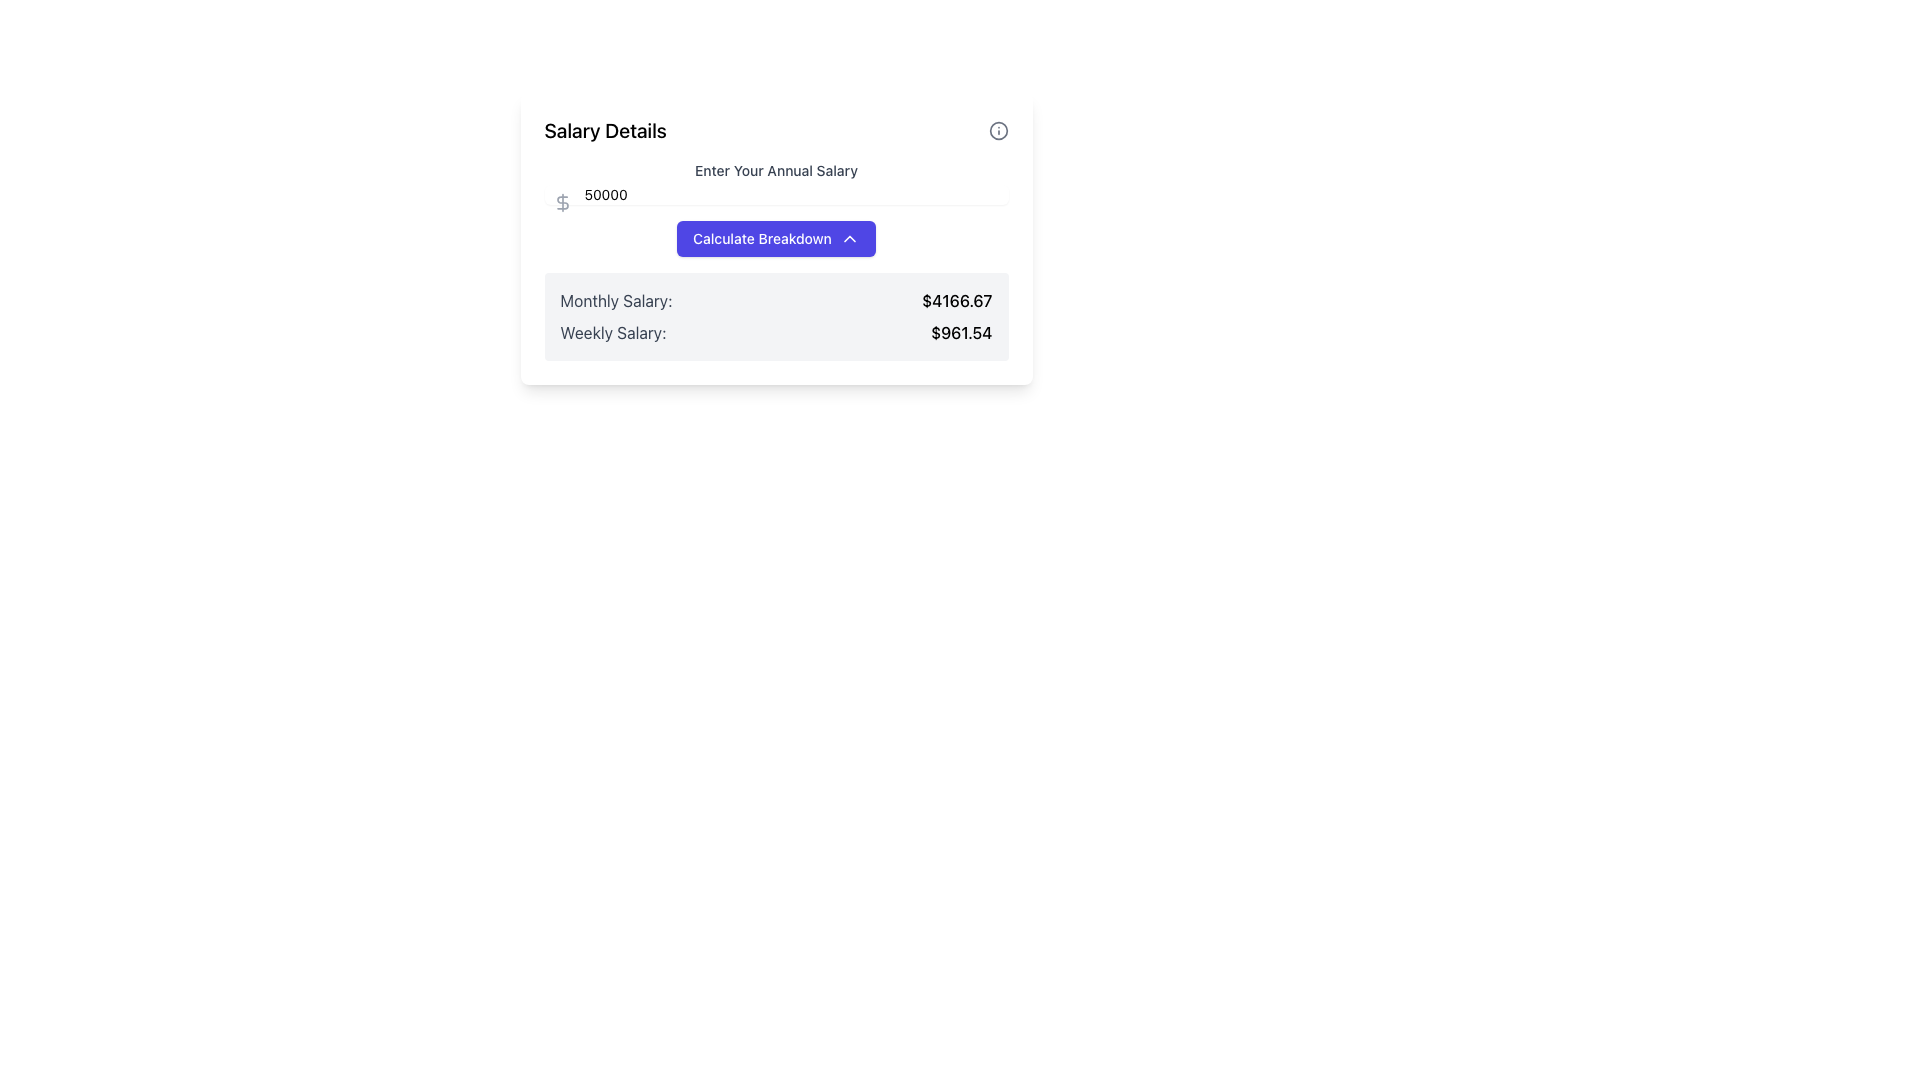 This screenshot has width=1920, height=1080. I want to click on the circular element representing the information symbol in the upper-right corner of the 'Salary Details' card, so click(998, 131).